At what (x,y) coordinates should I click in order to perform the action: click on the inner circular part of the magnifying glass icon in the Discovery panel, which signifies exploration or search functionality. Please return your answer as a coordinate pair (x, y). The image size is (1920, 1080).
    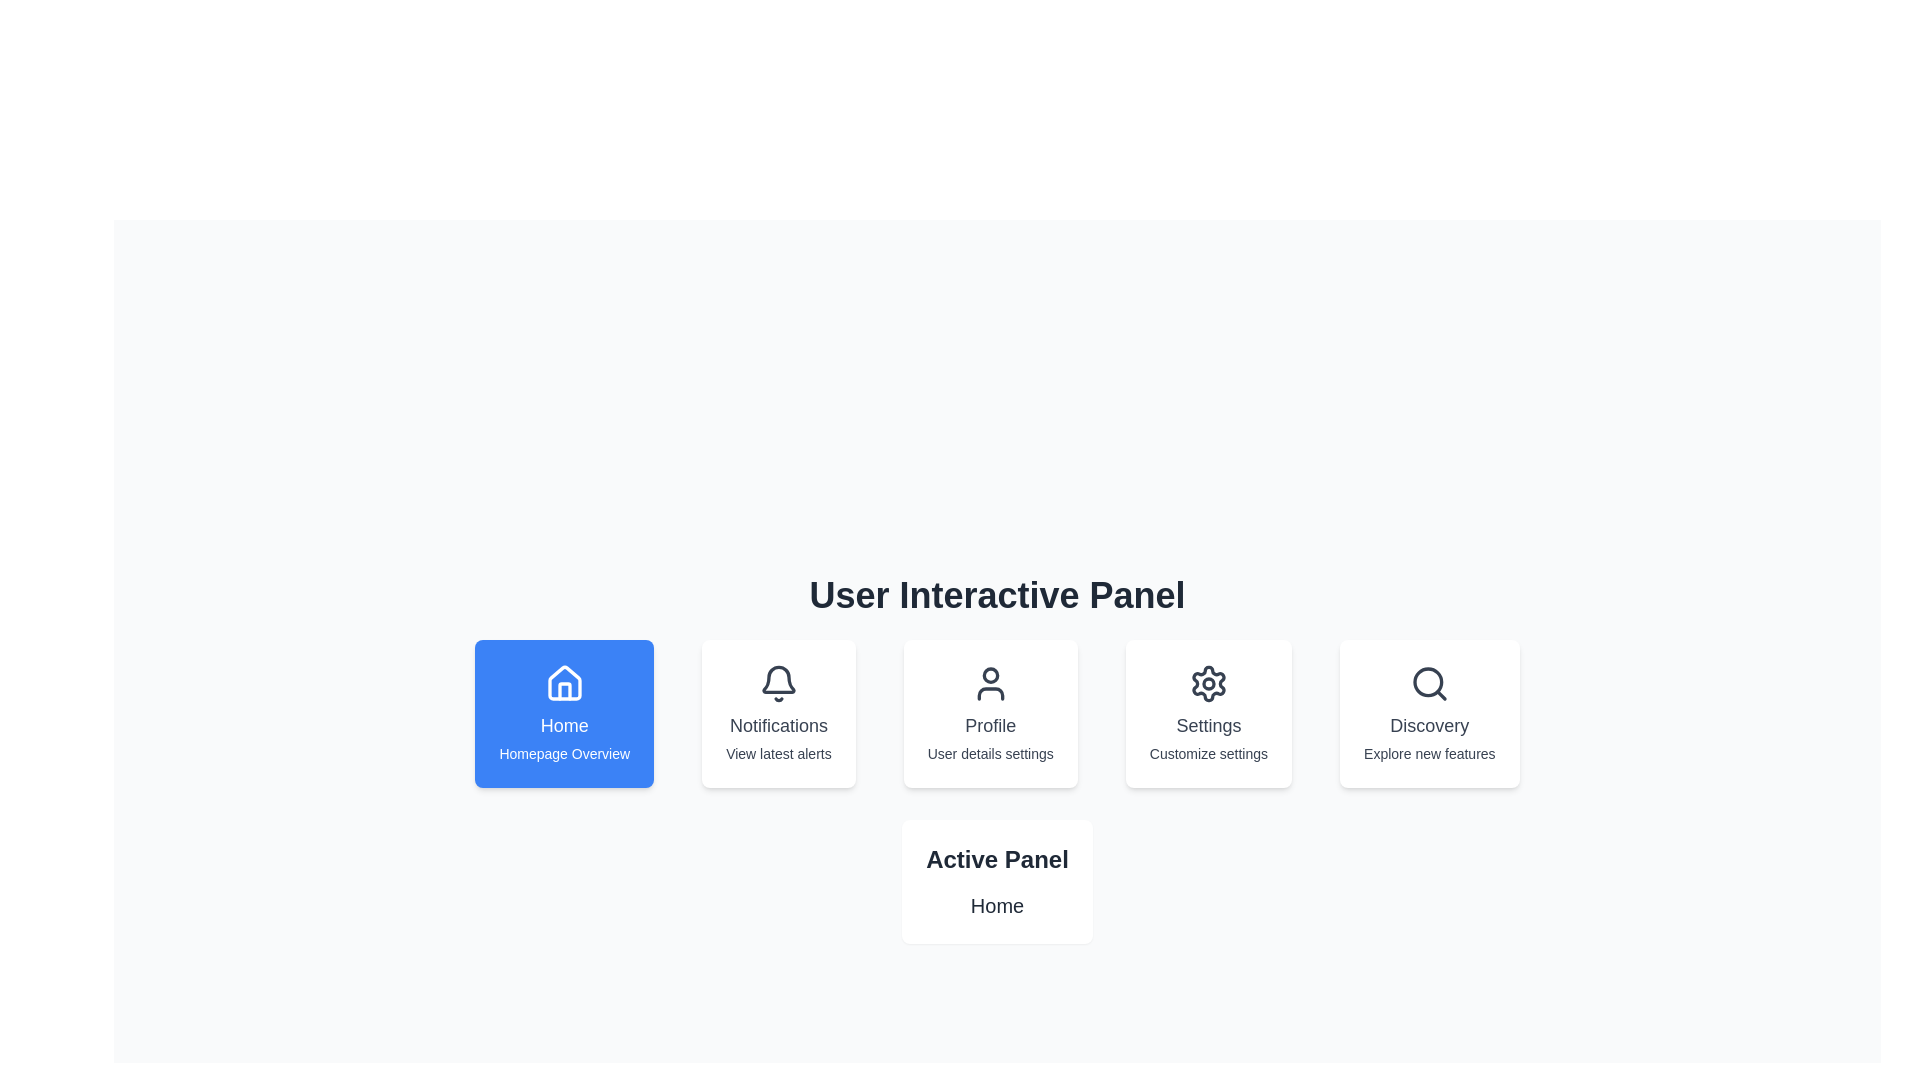
    Looking at the image, I should click on (1427, 681).